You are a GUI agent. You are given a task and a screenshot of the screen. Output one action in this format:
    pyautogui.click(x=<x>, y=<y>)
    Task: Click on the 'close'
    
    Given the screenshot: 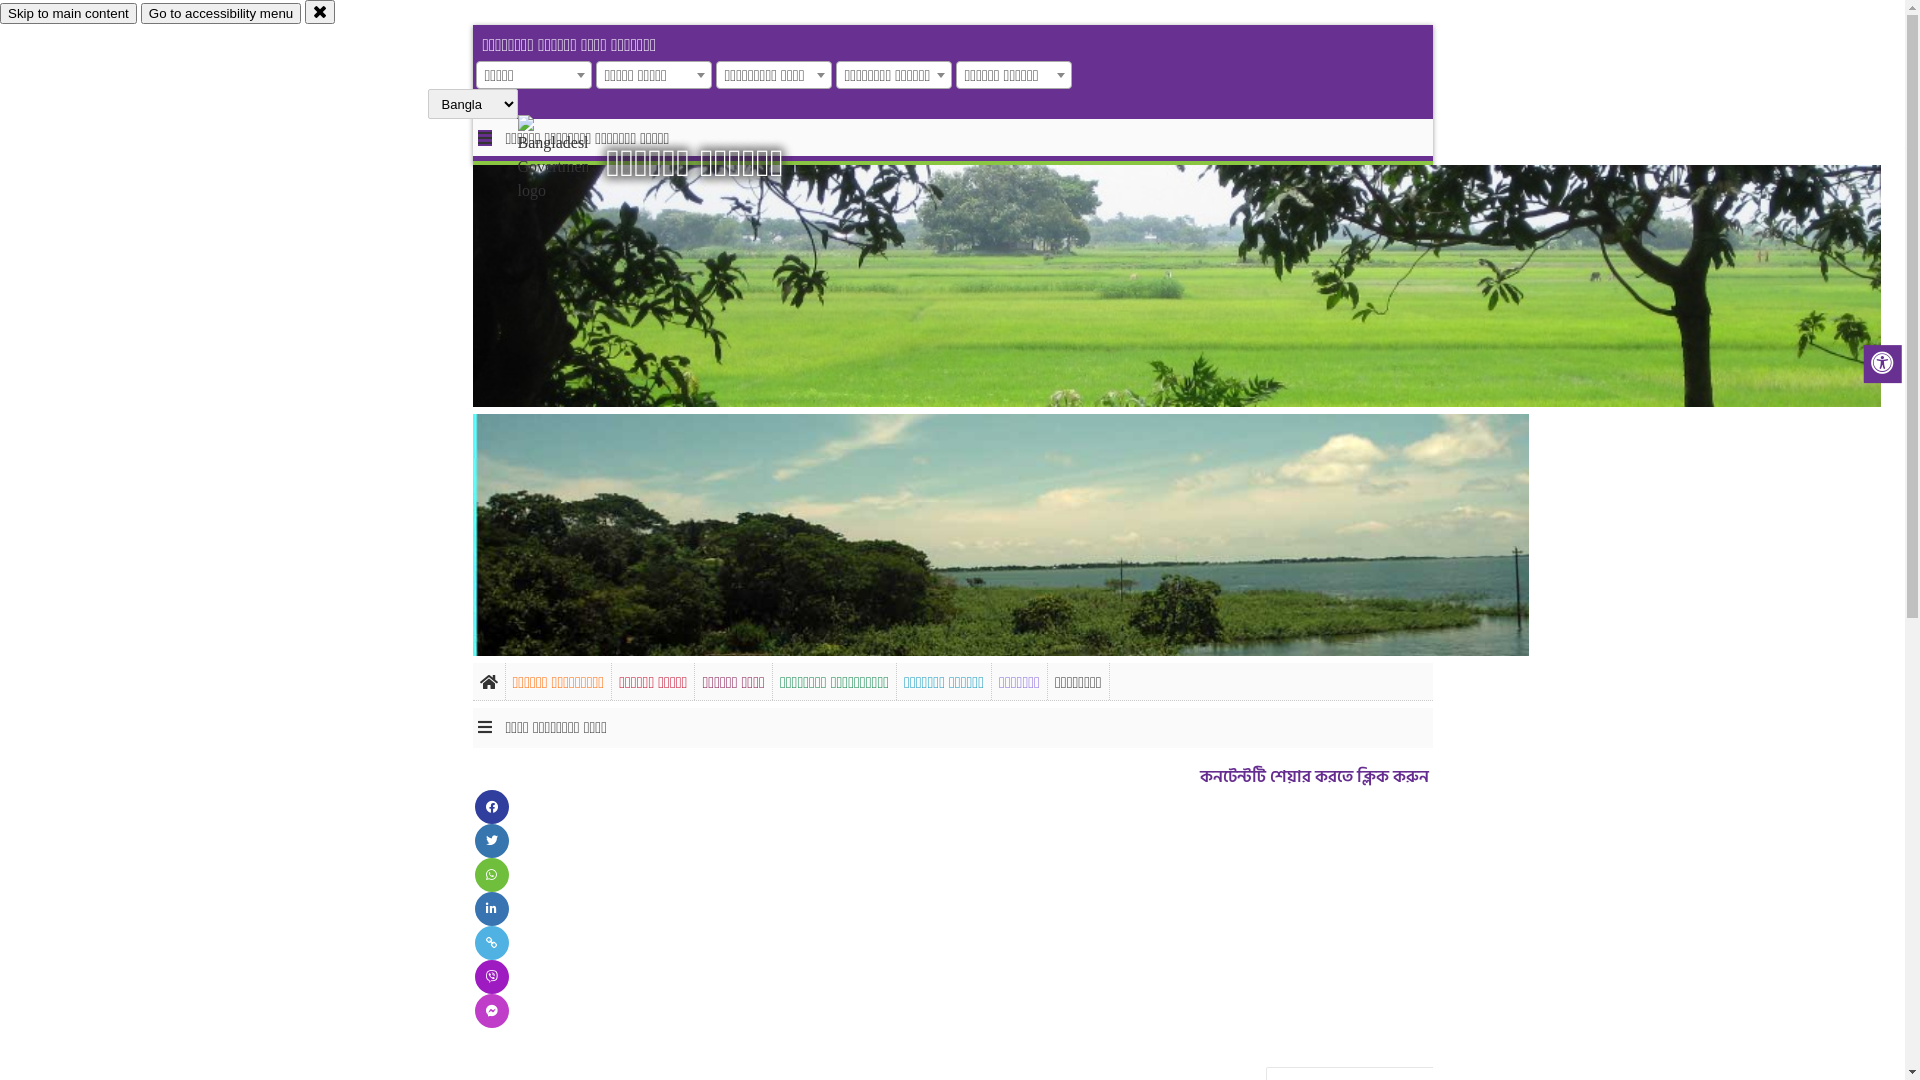 What is the action you would take?
    pyautogui.click(x=320, y=11)
    